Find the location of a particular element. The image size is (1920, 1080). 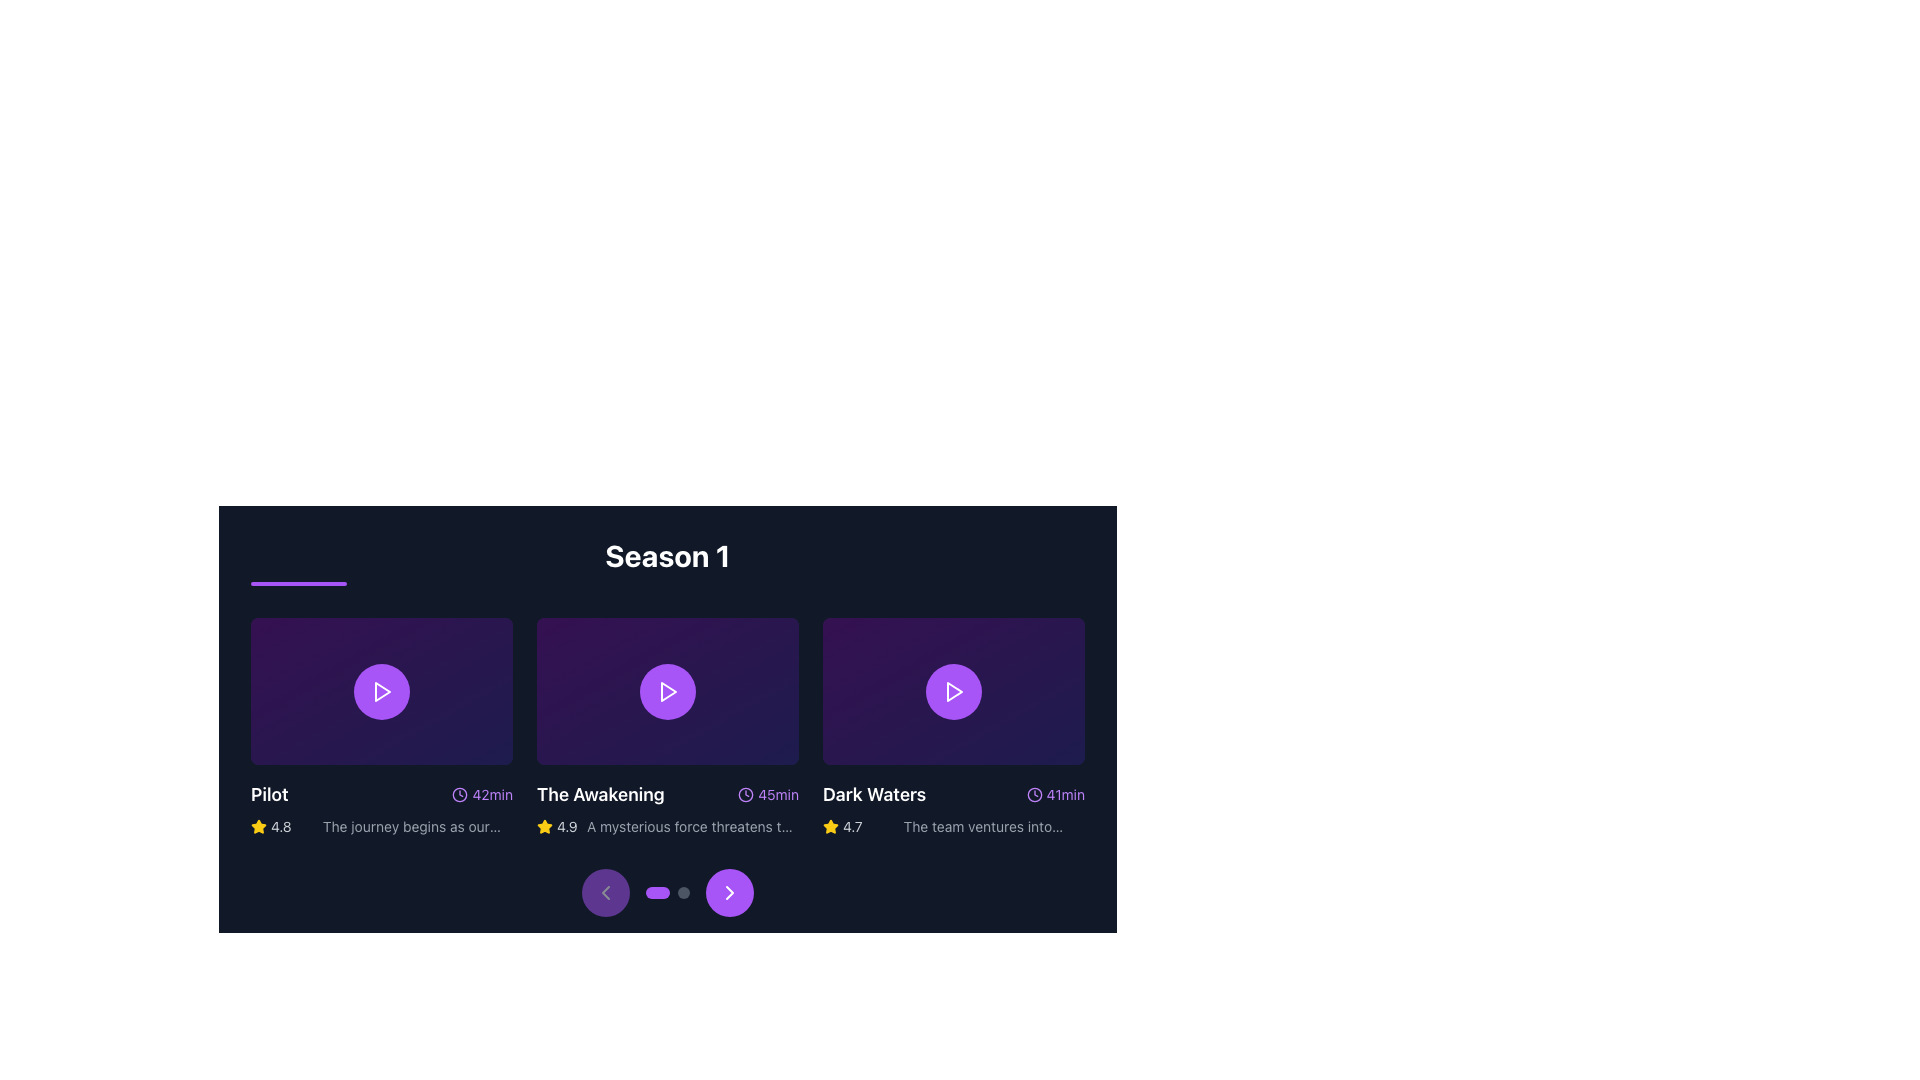

the yellow star-shaped decorative icon located to the left of the numerical rating '4.9' for the episode 'The Awakening' is located at coordinates (545, 826).